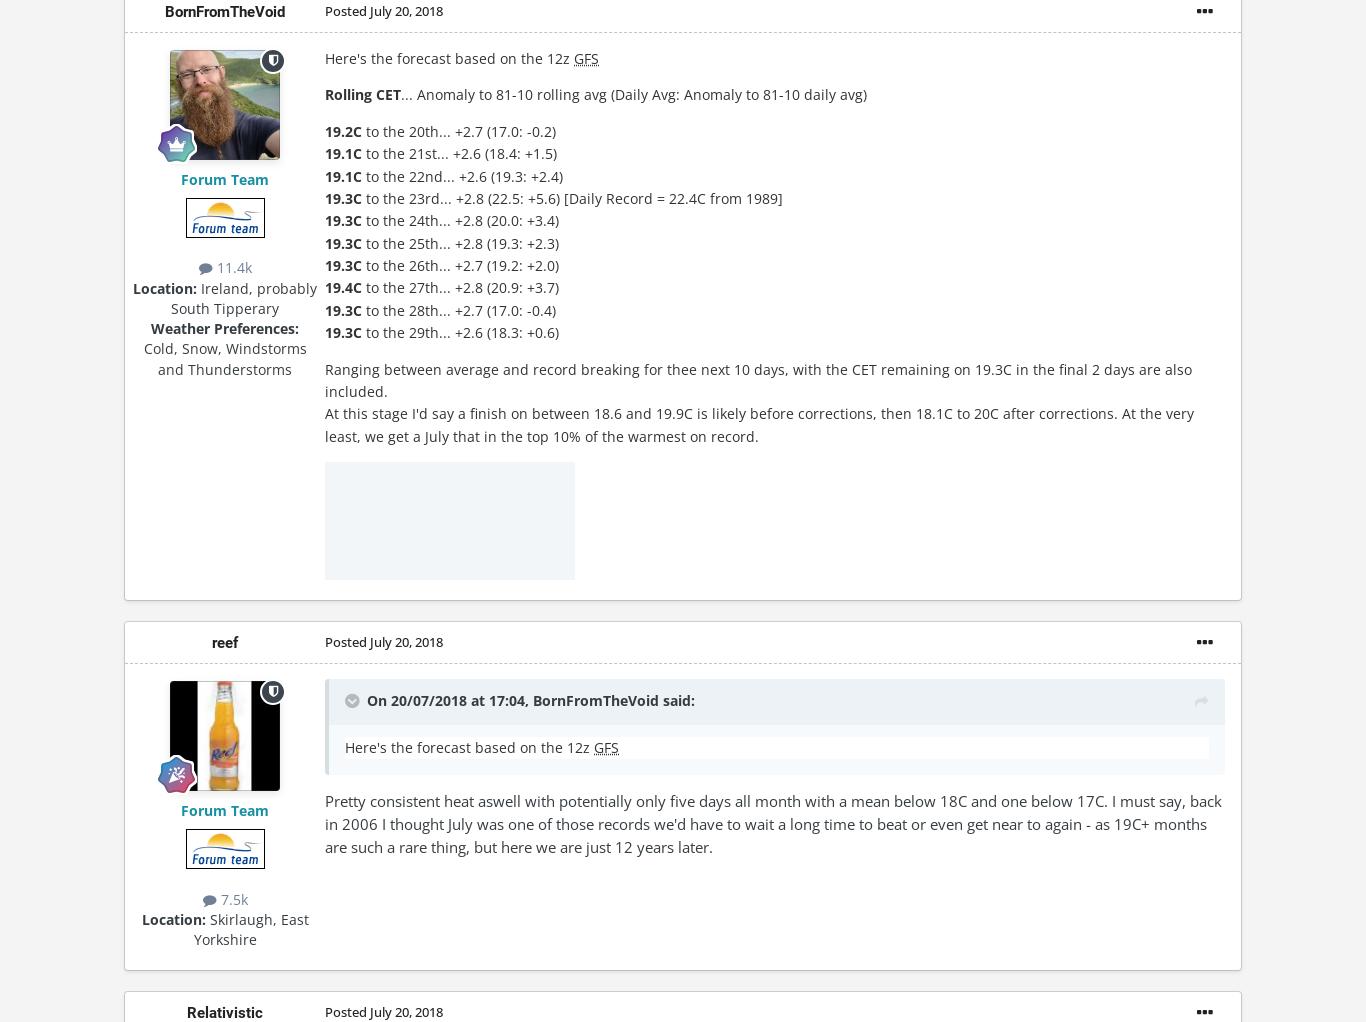 The width and height of the screenshot is (1366, 1022). What do you see at coordinates (223, 327) in the screenshot?
I see `'Weather Preferences:'` at bounding box center [223, 327].